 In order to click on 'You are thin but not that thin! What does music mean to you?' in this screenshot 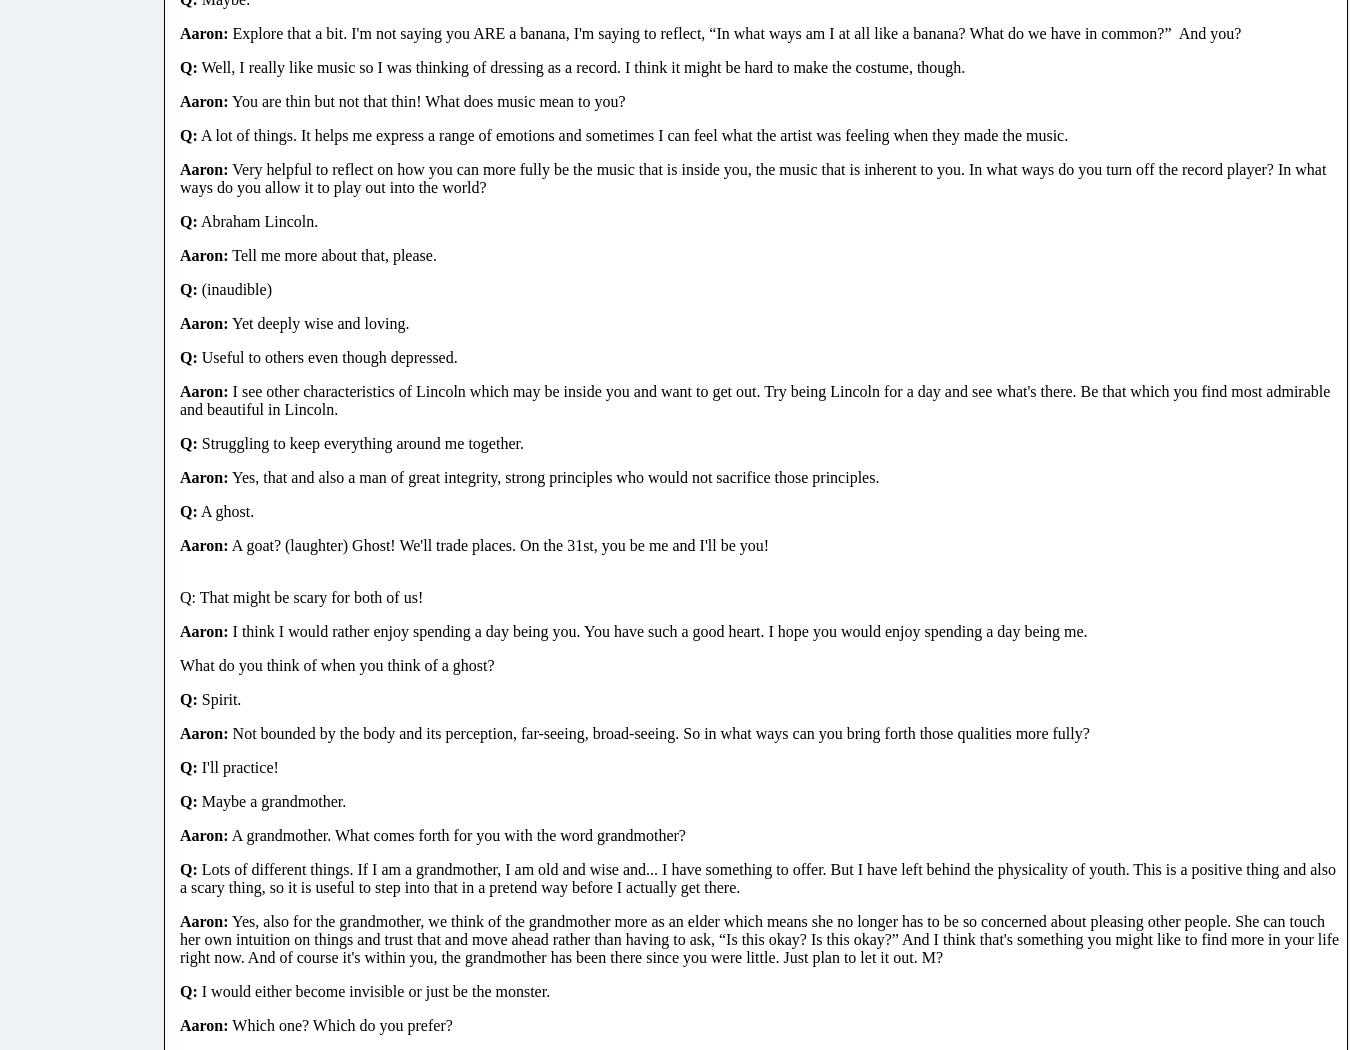, I will do `click(426, 100)`.